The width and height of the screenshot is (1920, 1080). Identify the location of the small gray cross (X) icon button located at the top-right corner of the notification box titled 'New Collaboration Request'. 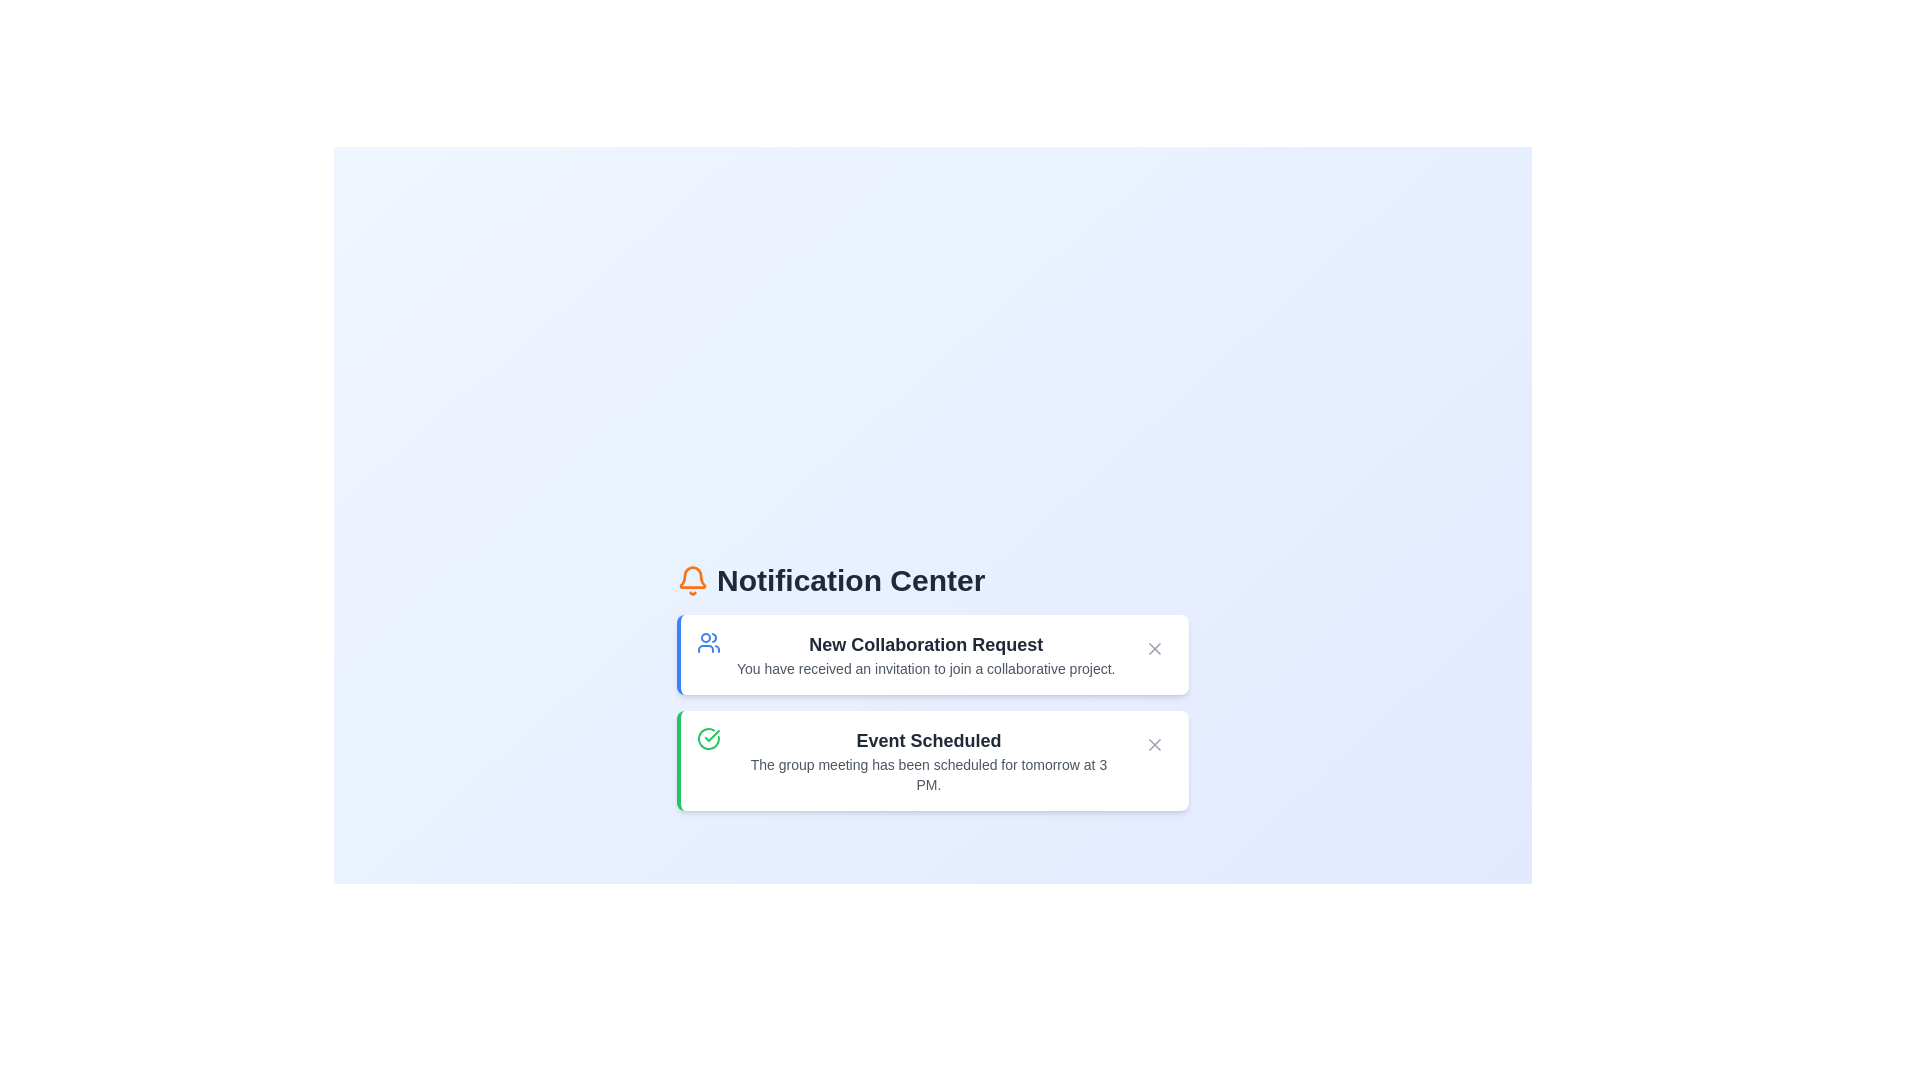
(1155, 648).